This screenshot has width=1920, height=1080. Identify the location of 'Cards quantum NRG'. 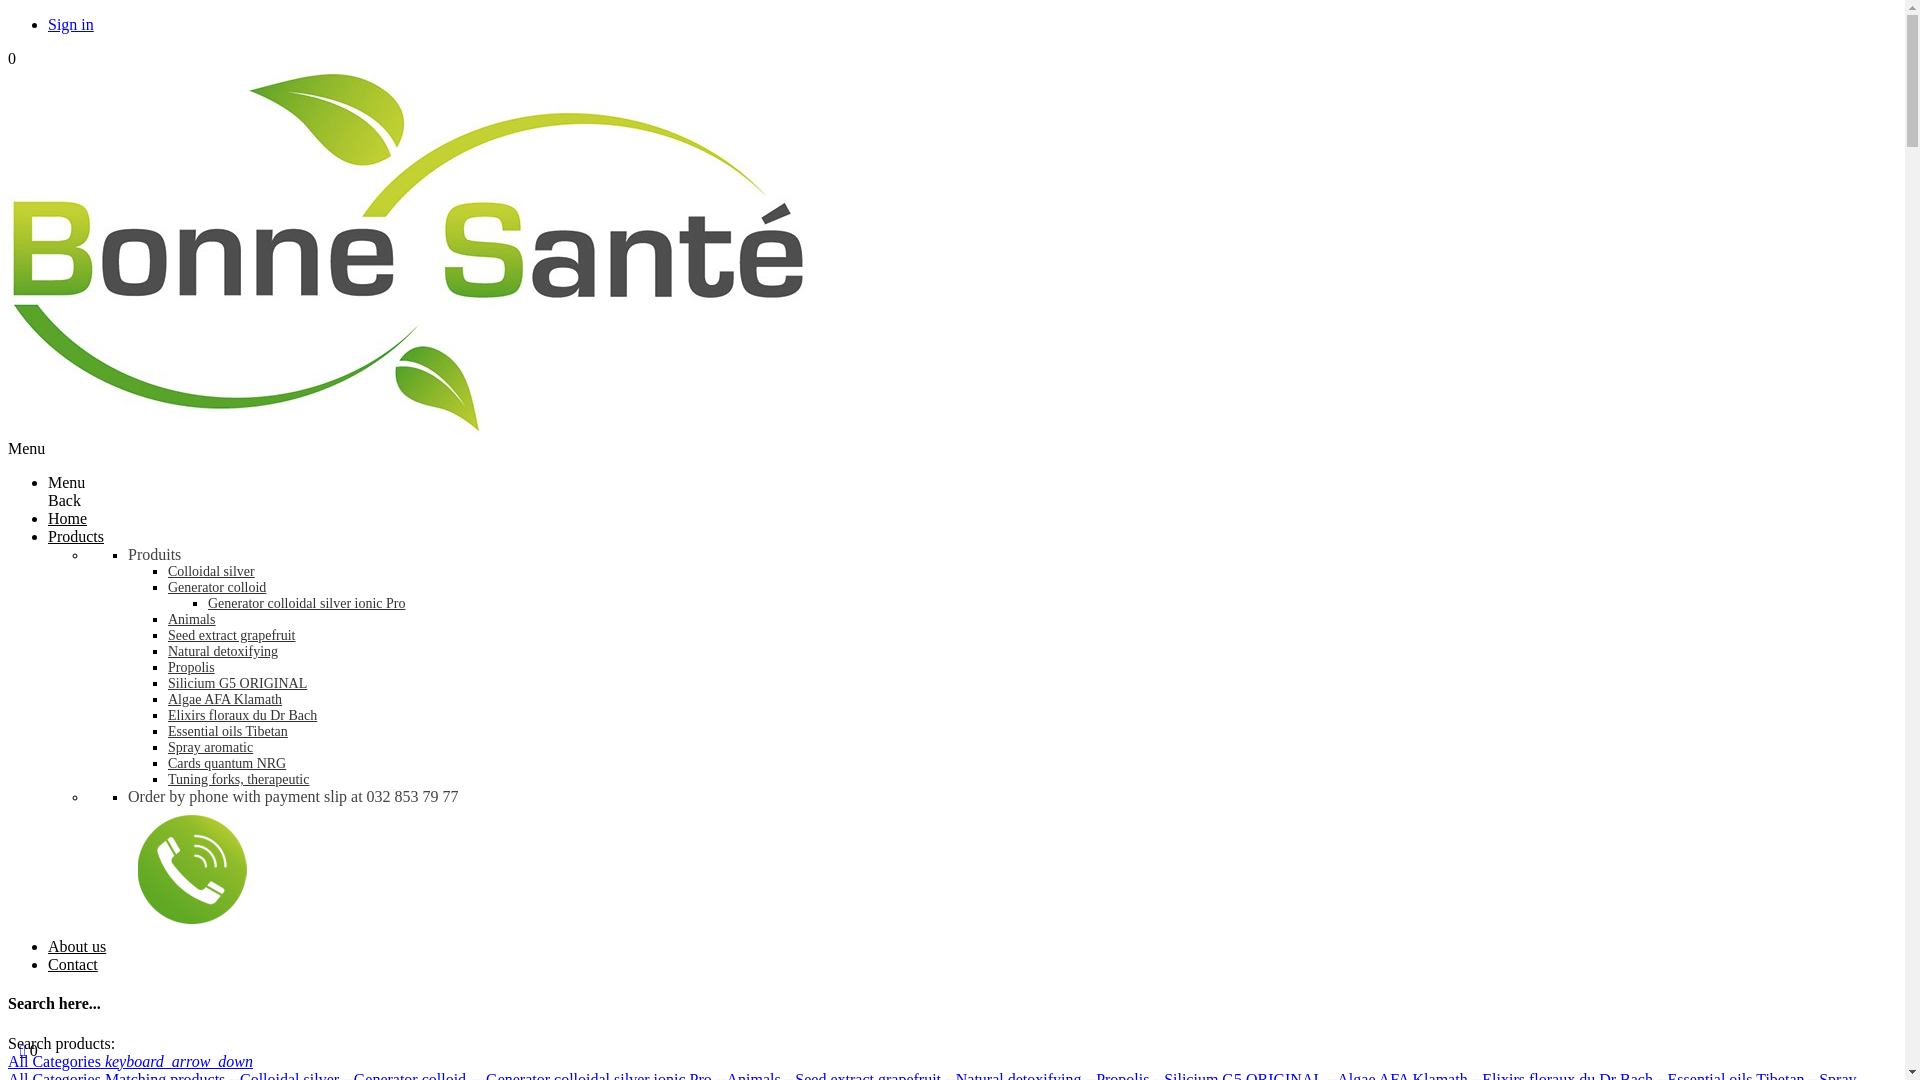
(226, 763).